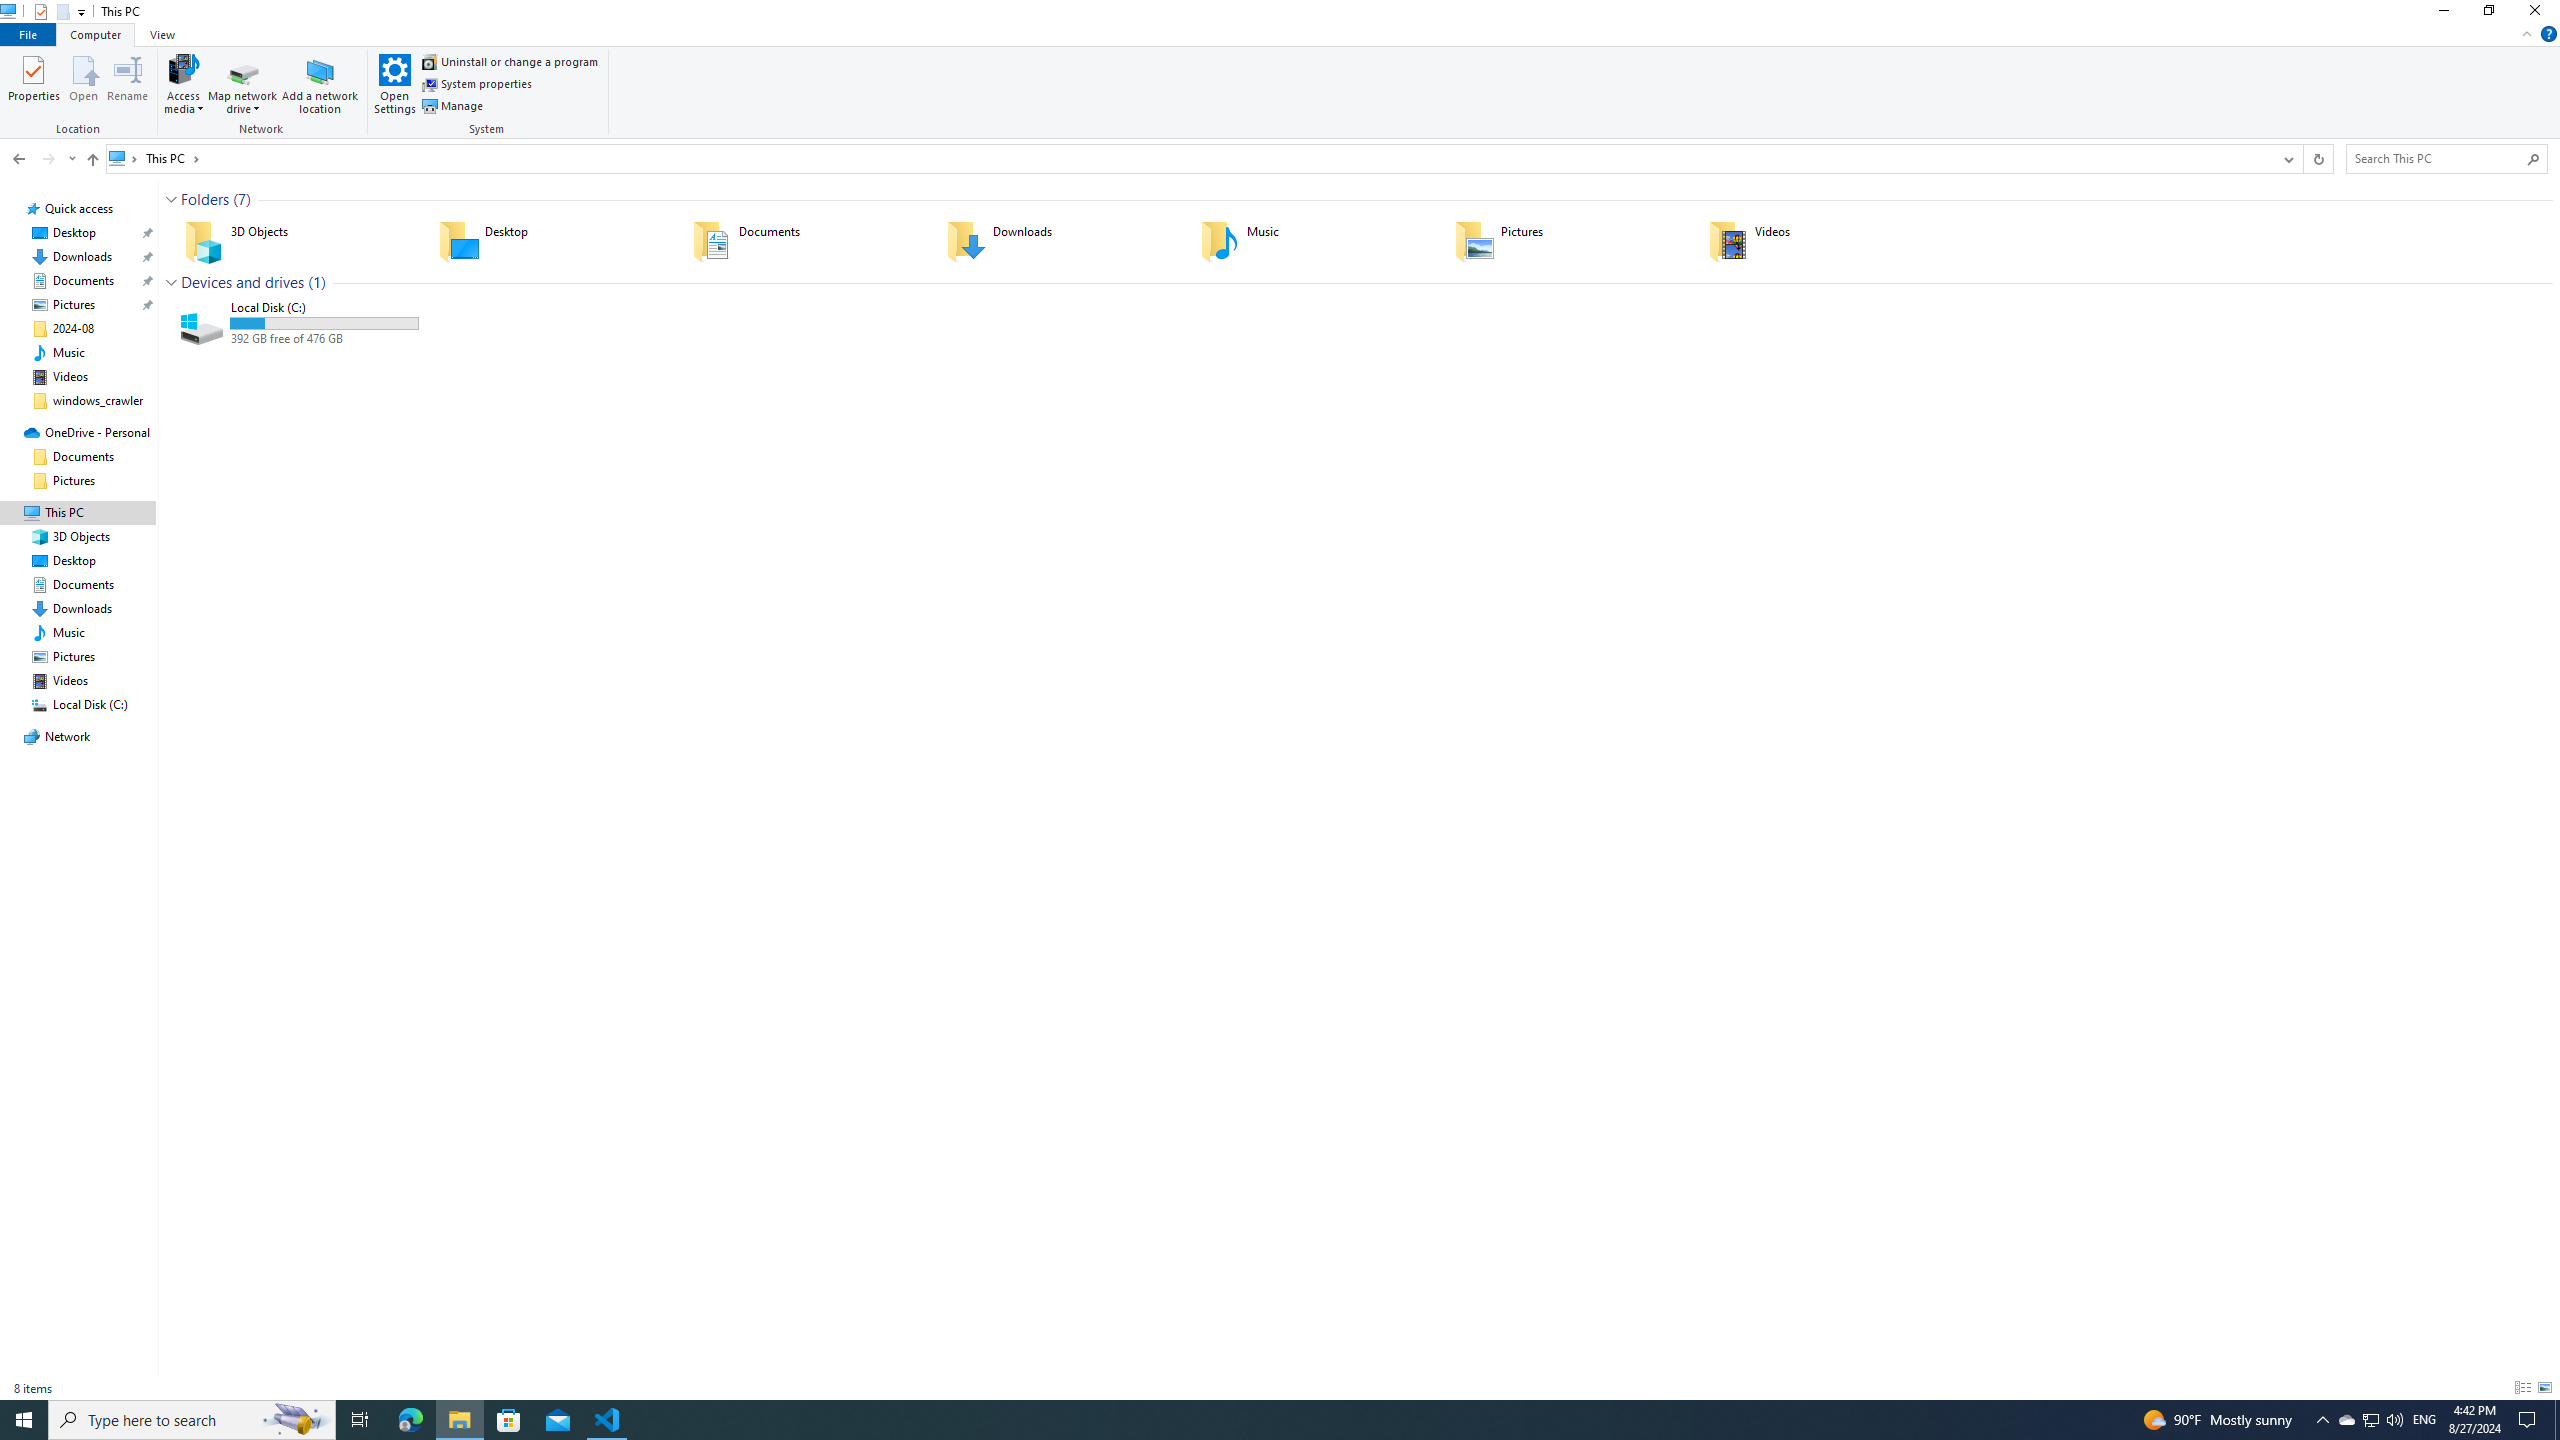  I want to click on 'Uninstall or change a program', so click(509, 61).